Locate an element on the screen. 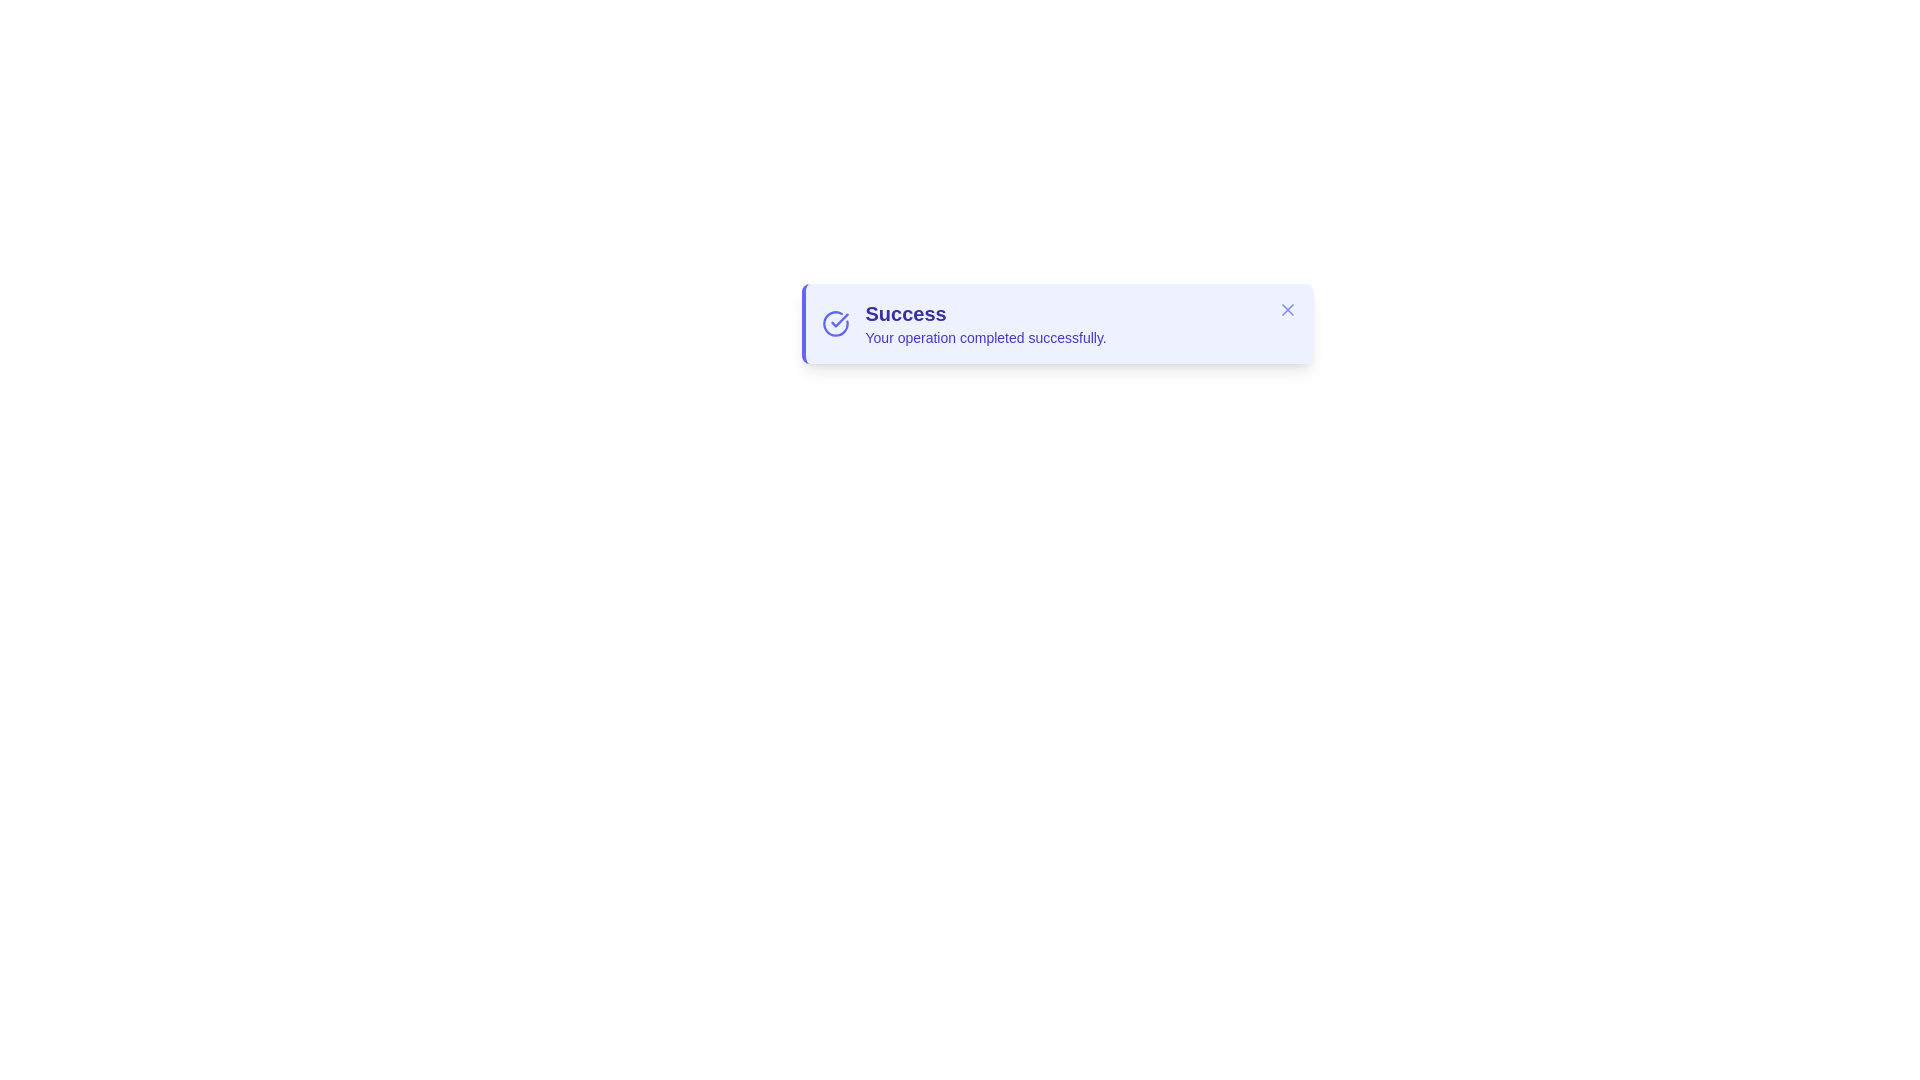 The image size is (1920, 1080). the text label that reads 'Your operation completed successfully.' which is styled in an indigo hue and located beneath the 'Success' text within a notification box is located at coordinates (986, 337).